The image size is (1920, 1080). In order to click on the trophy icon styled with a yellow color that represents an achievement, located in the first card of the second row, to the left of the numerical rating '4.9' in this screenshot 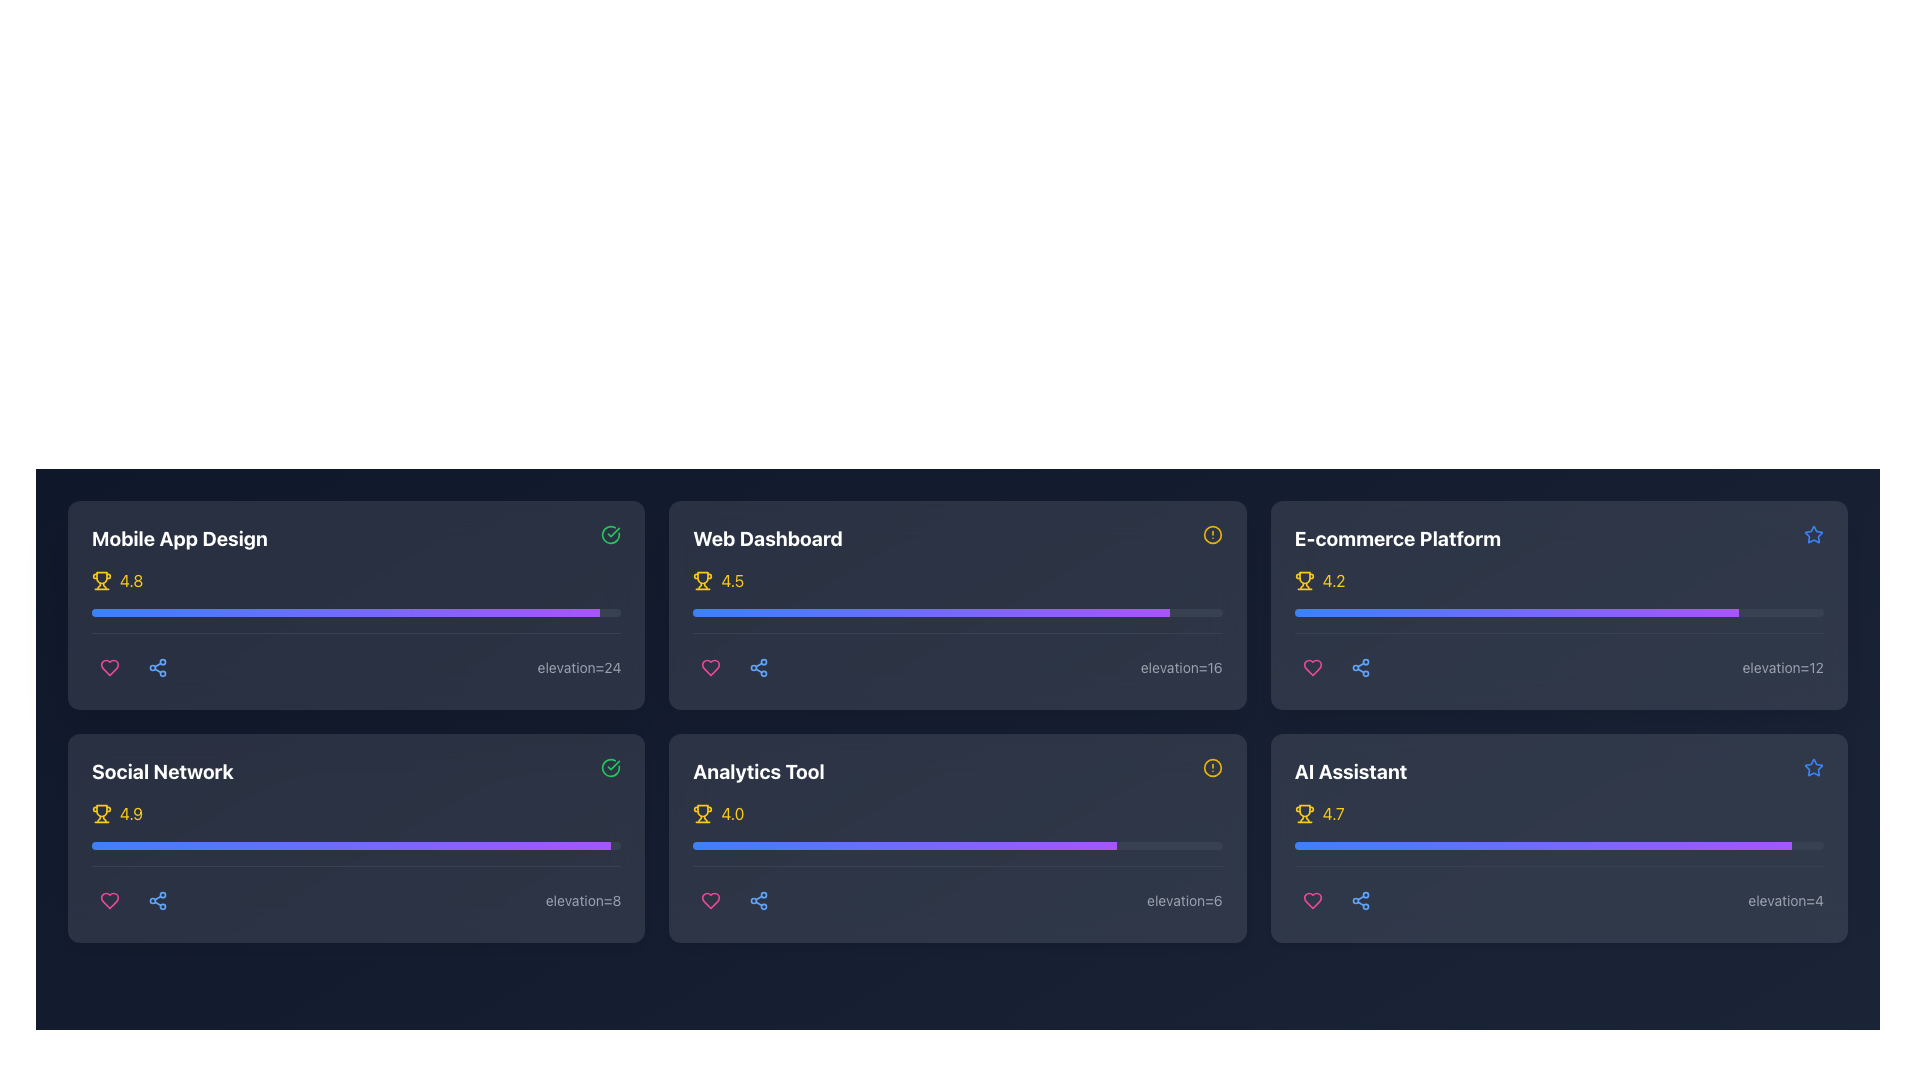, I will do `click(100, 813)`.